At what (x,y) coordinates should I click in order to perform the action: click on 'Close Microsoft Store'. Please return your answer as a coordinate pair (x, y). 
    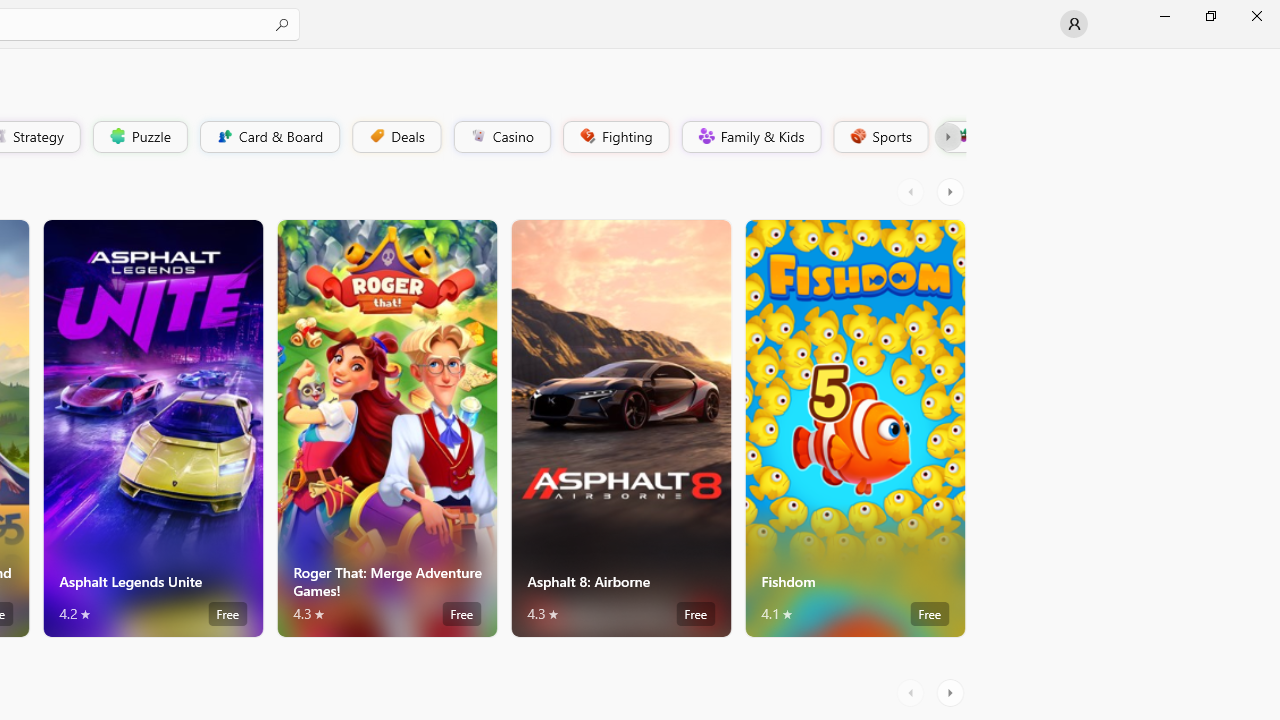
    Looking at the image, I should click on (1255, 15).